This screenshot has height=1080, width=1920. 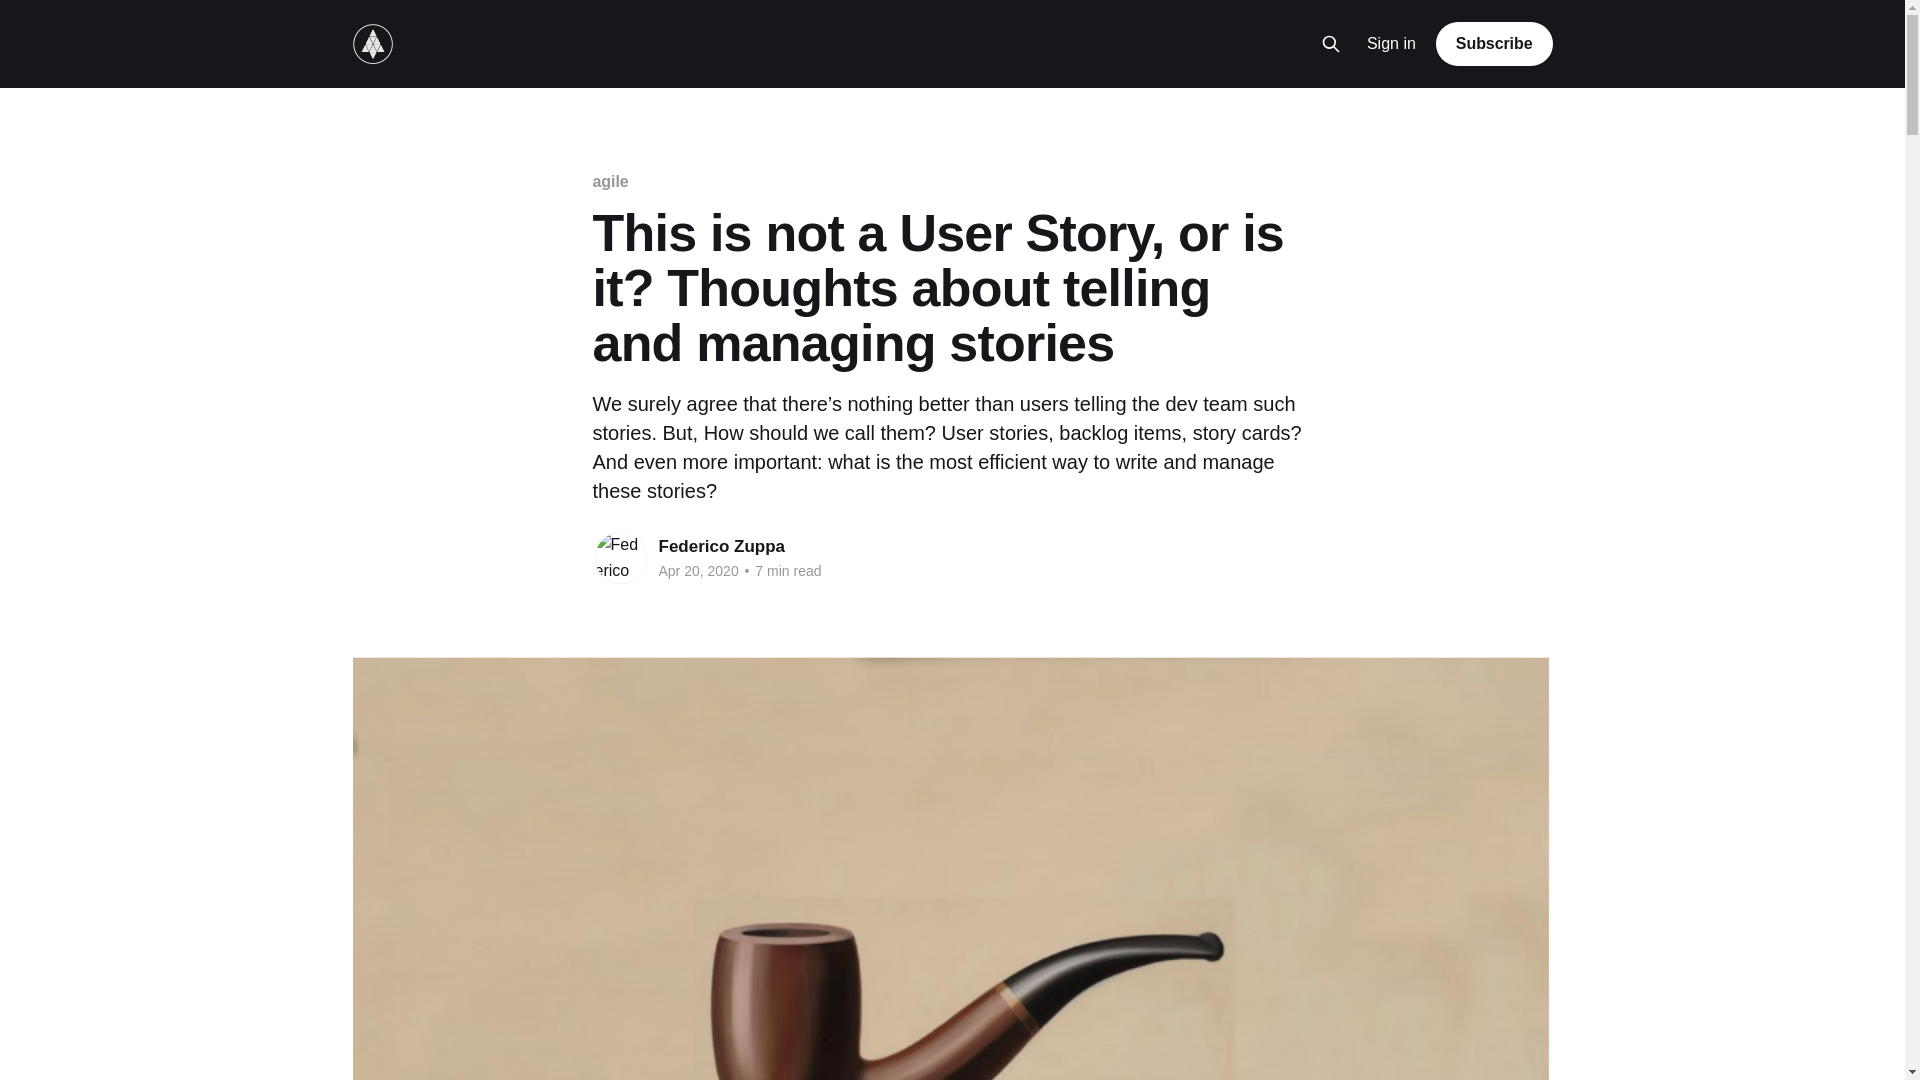 I want to click on 'Sign in', so click(x=1390, y=44).